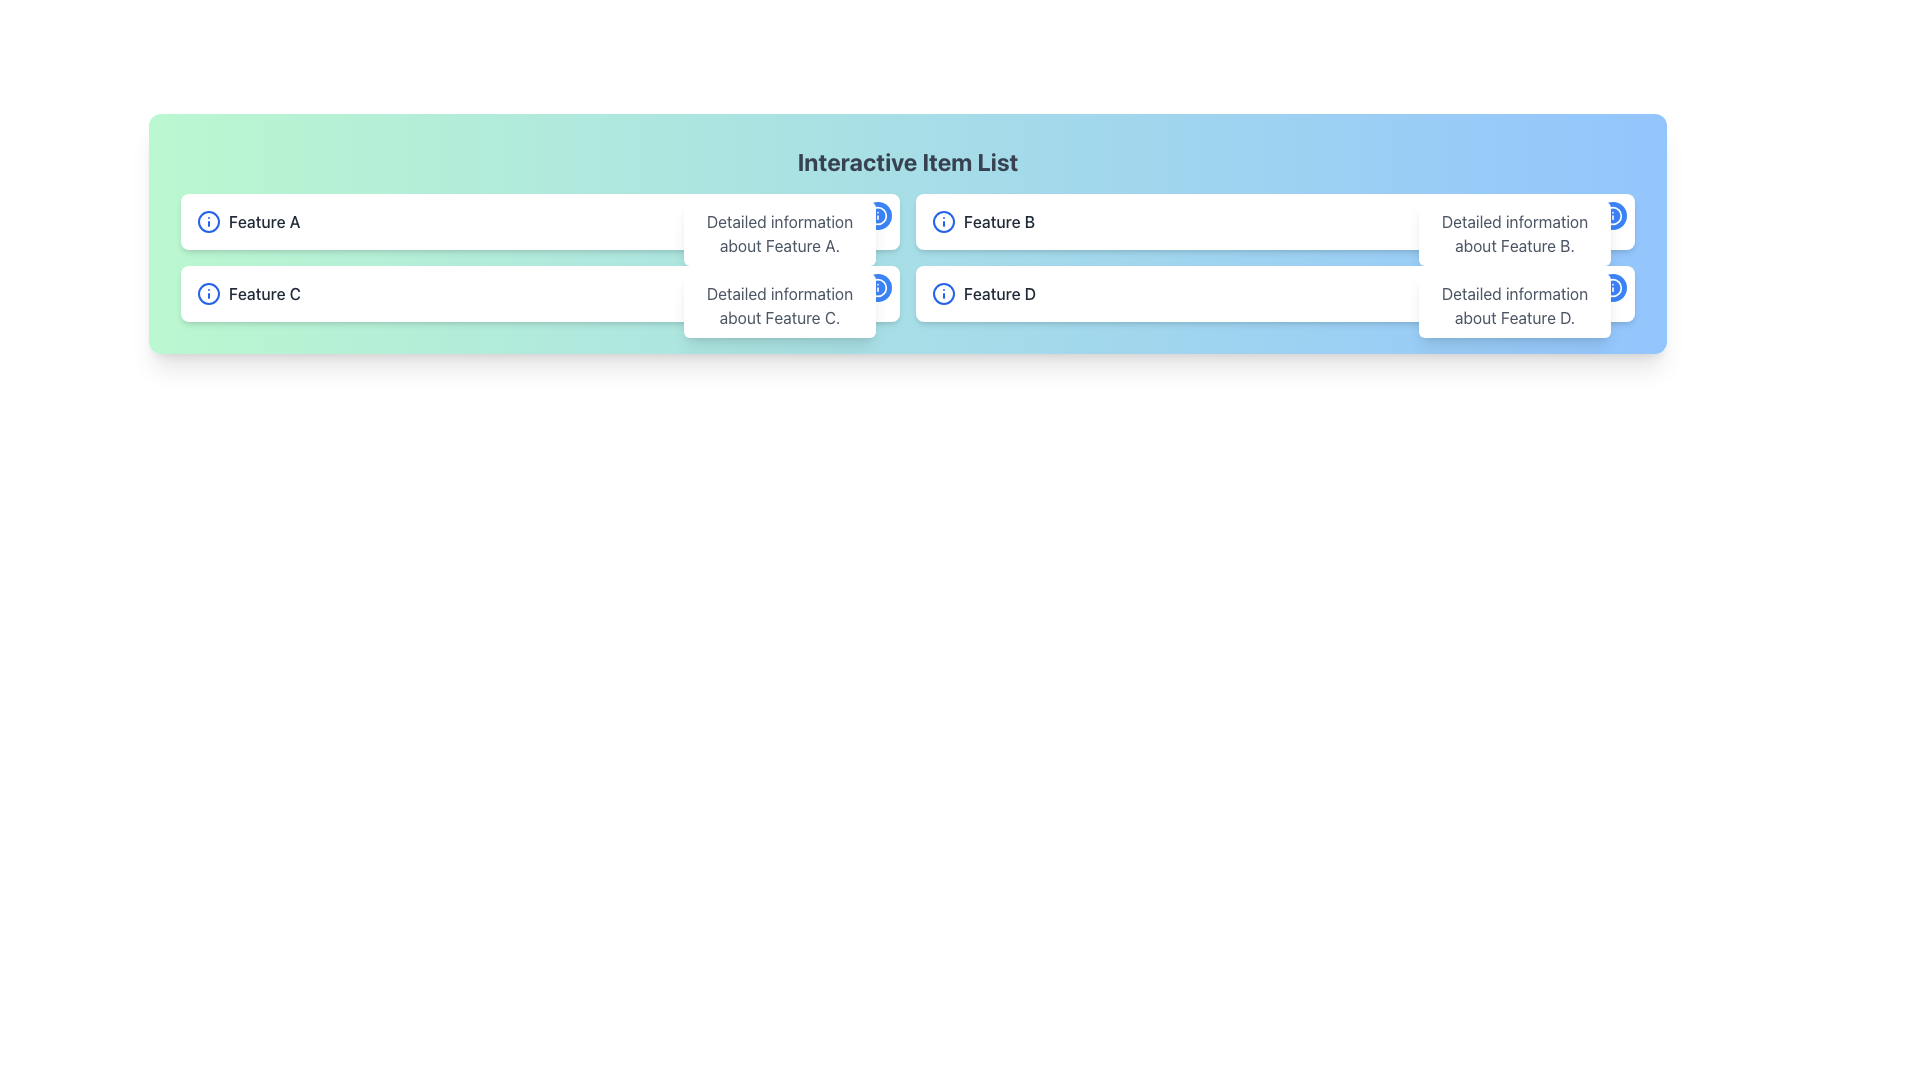 Image resolution: width=1920 pixels, height=1080 pixels. What do you see at coordinates (1612, 216) in the screenshot?
I see `the small blue circular icon with a white outline, located on the right side of the second list item in the blue section of the interface` at bounding box center [1612, 216].